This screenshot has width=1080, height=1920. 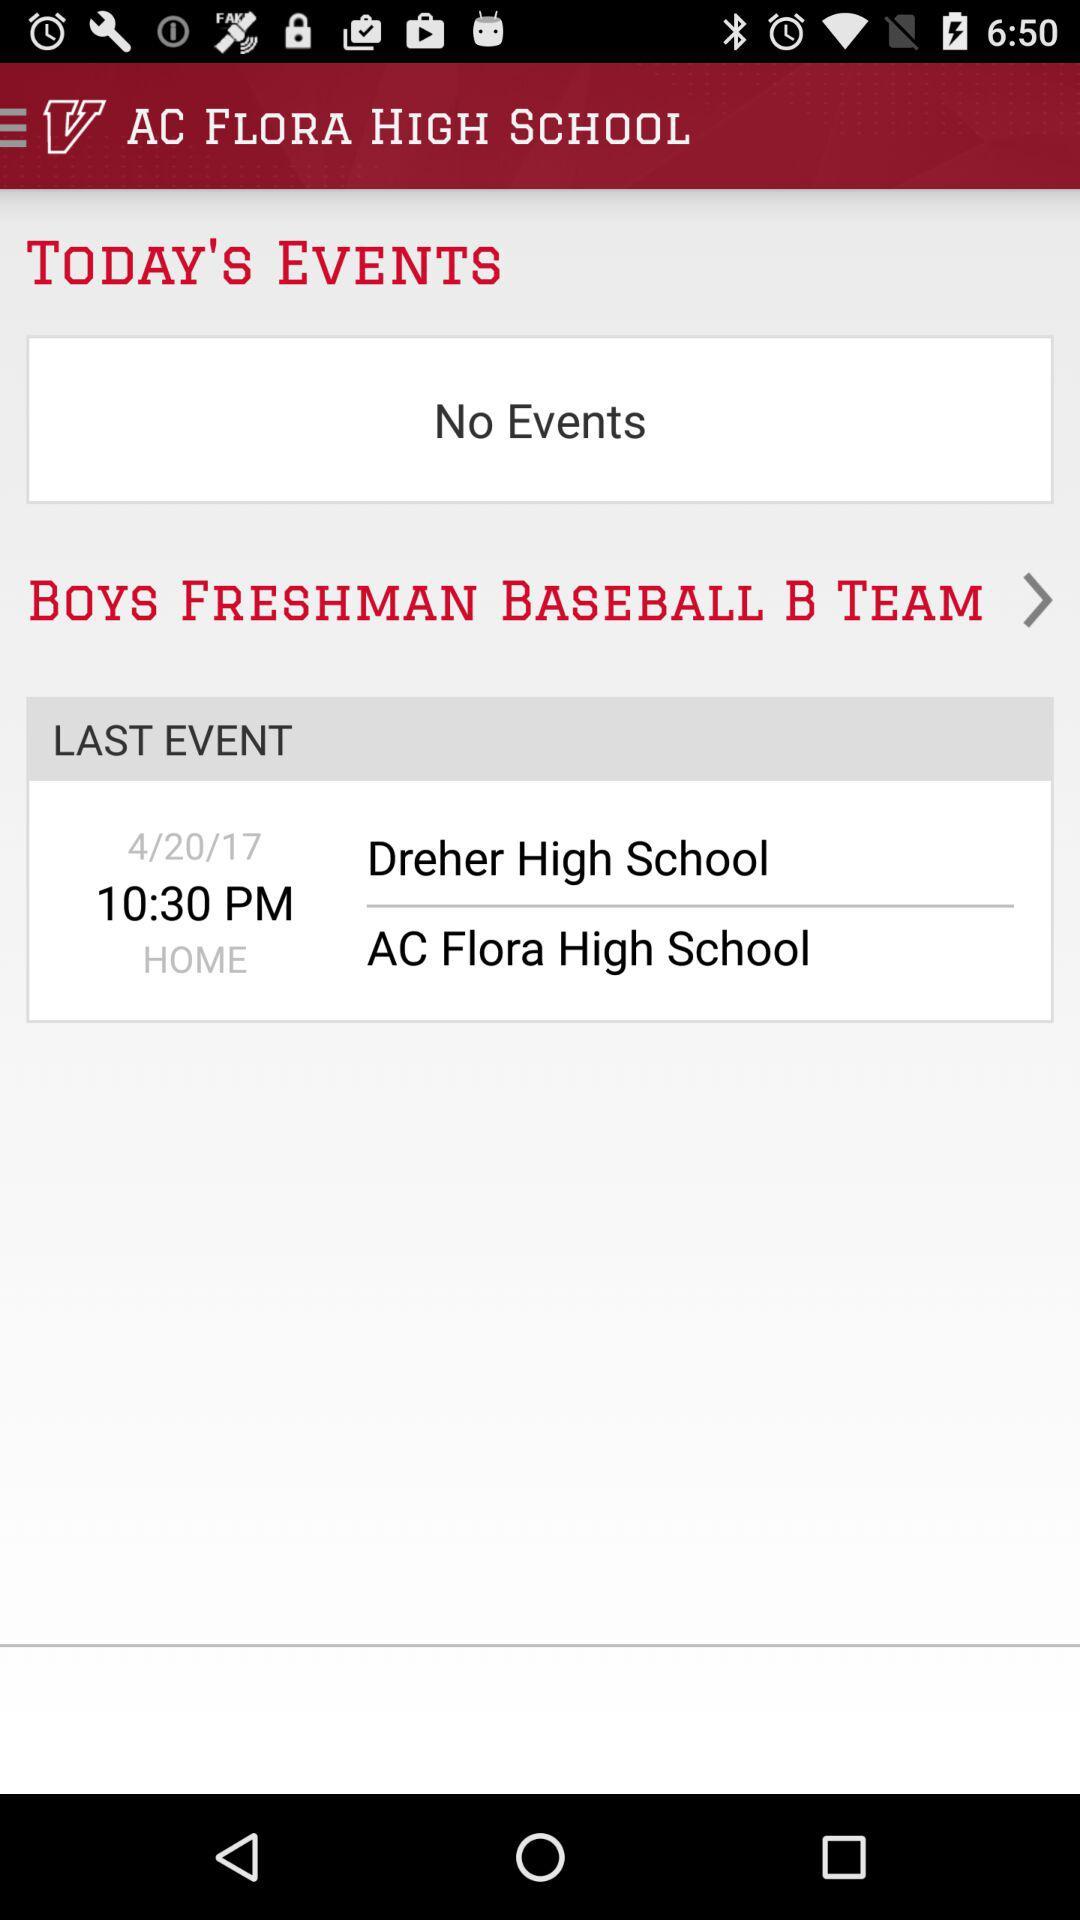 I want to click on item next to the 10:30 pm item, so click(x=676, y=867).